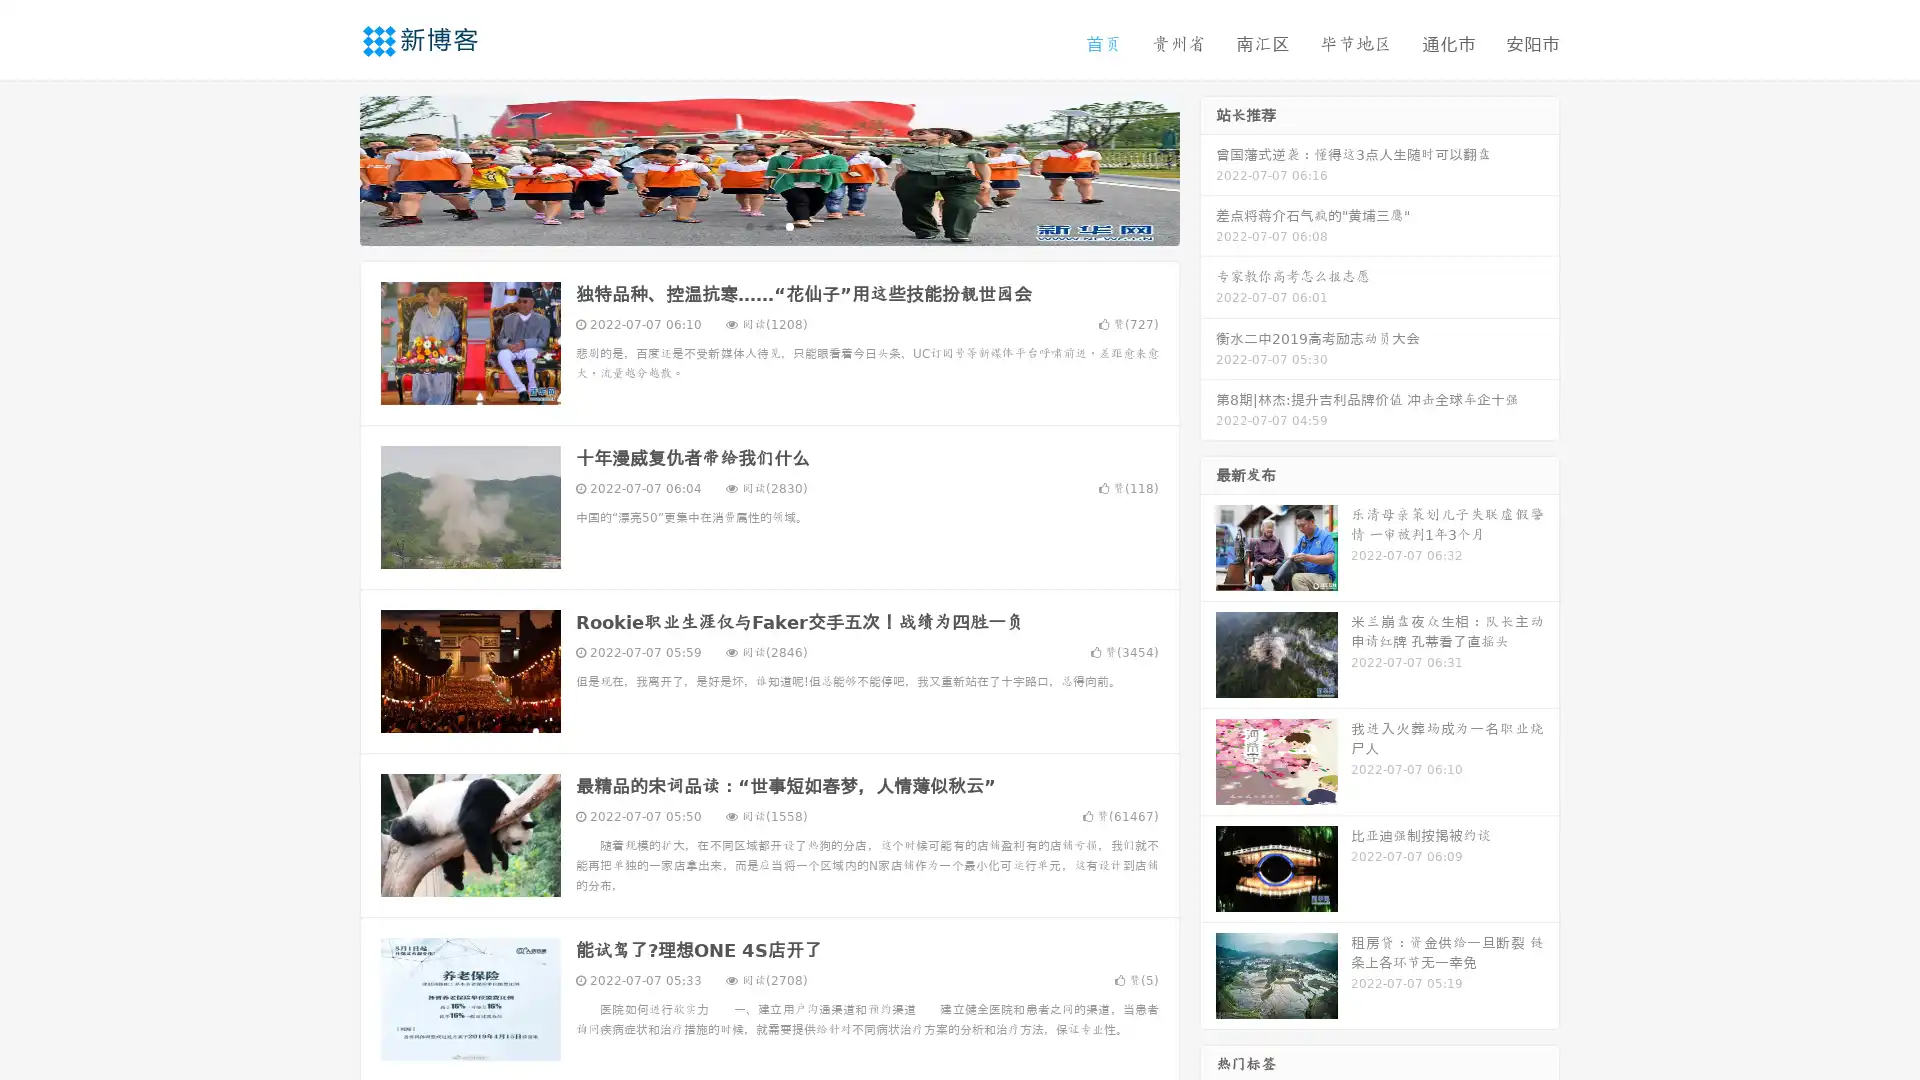  What do you see at coordinates (1208, 168) in the screenshot?
I see `Next slide` at bounding box center [1208, 168].